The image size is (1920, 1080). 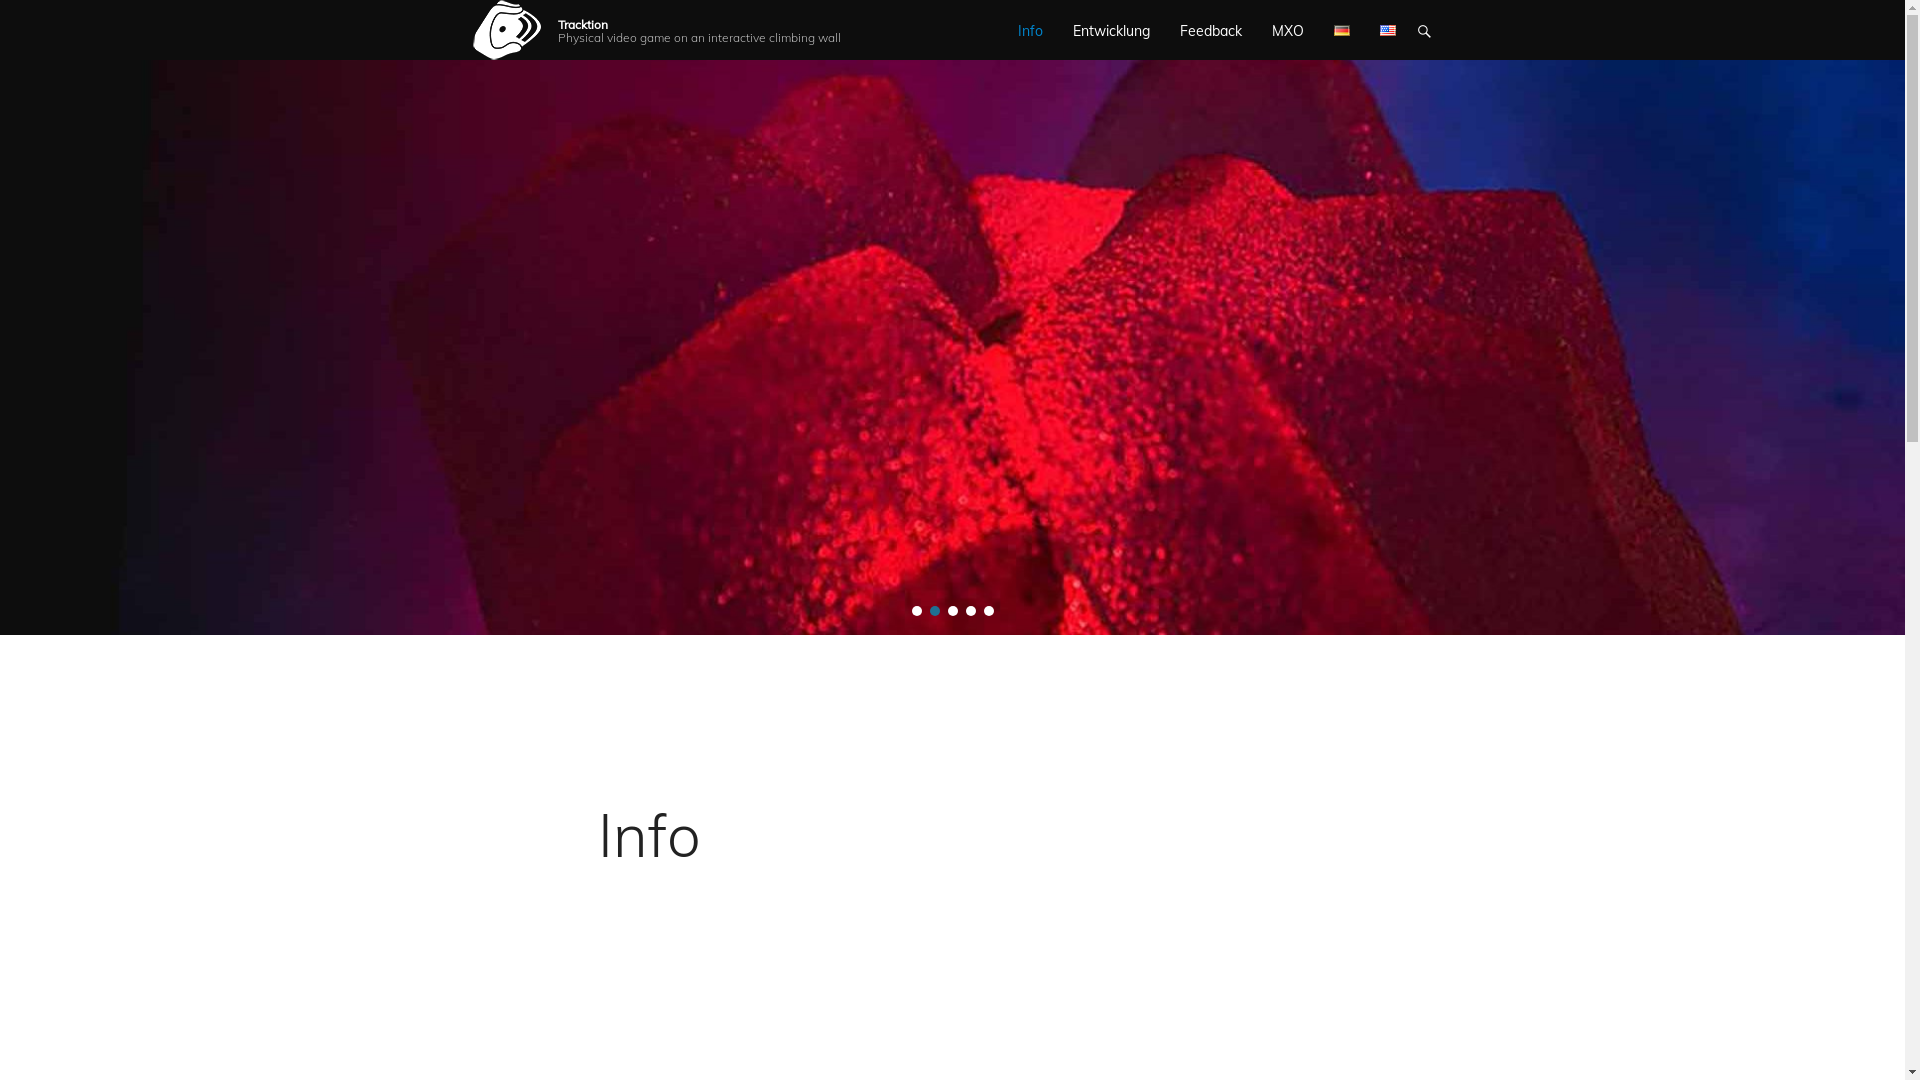 I want to click on 'Permalink to slider_4', so click(x=951, y=336).